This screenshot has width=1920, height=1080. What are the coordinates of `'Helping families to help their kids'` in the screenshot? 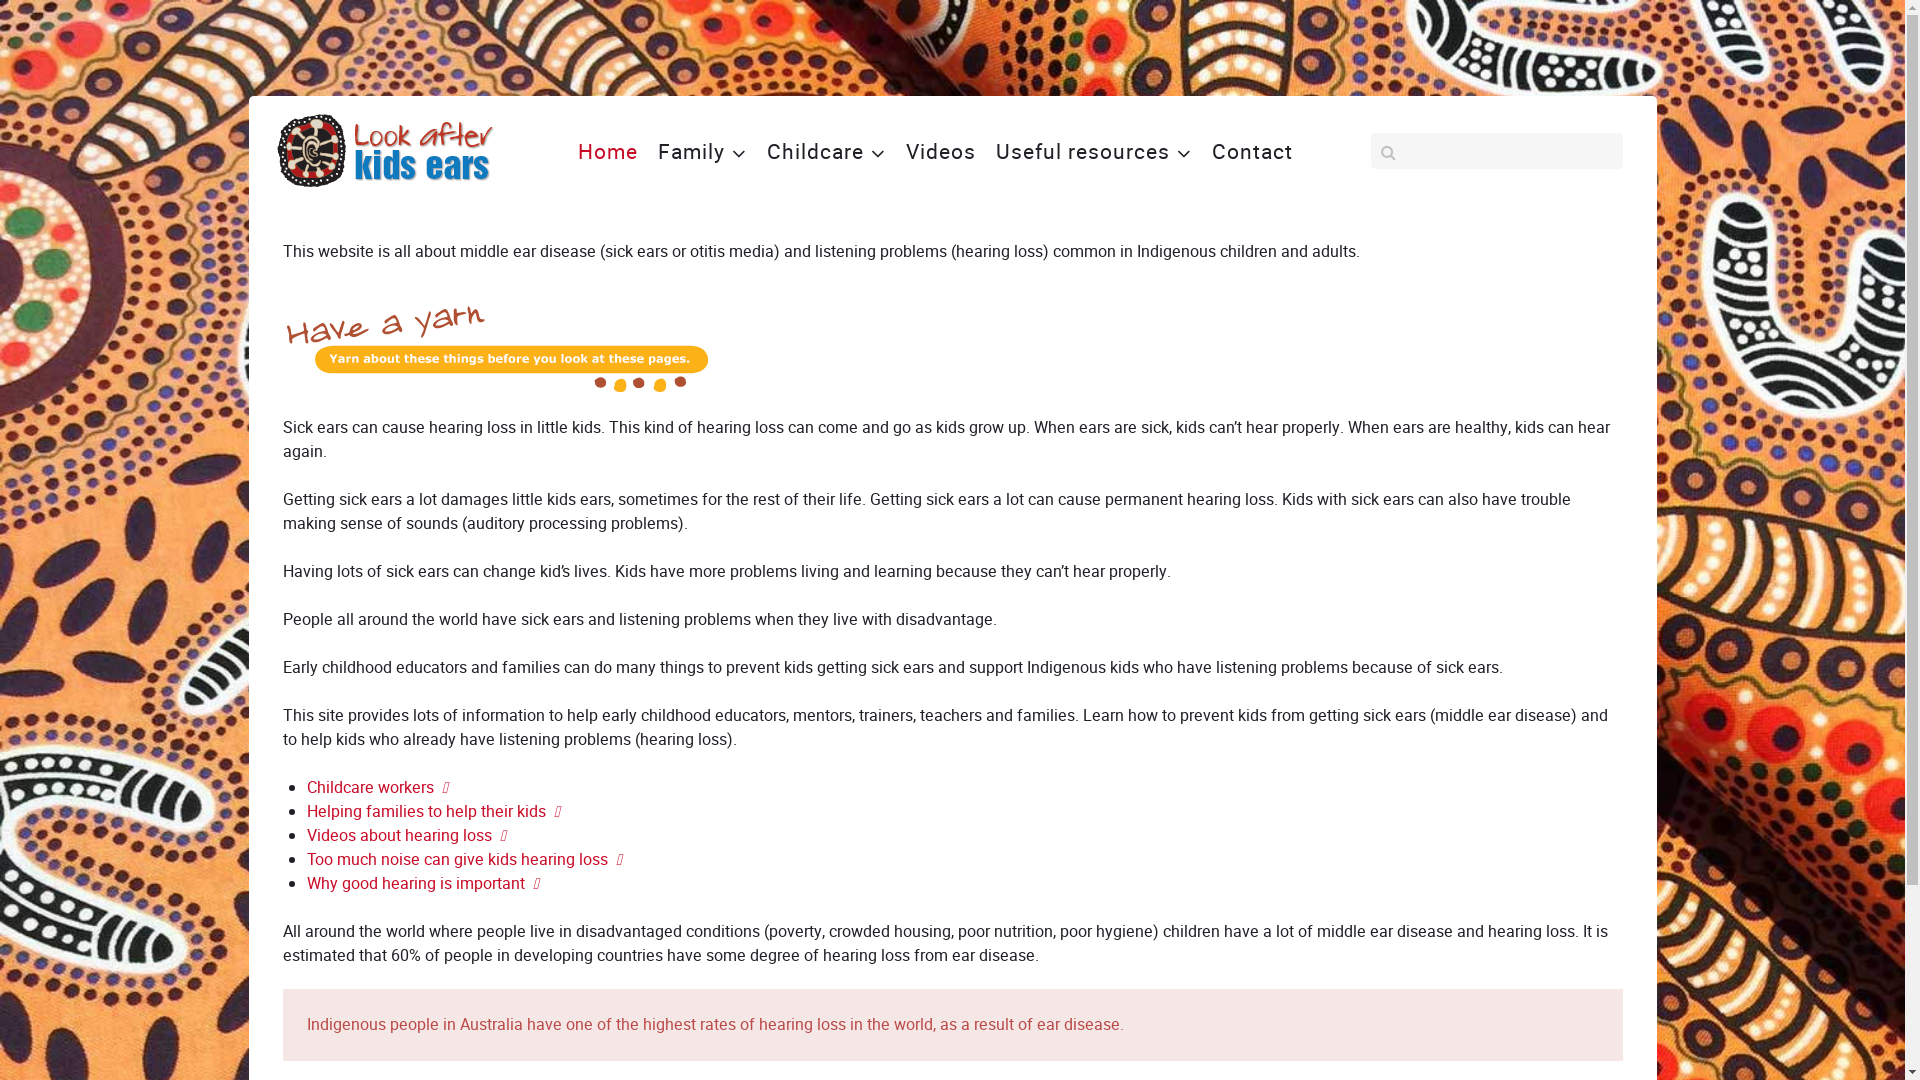 It's located at (431, 811).